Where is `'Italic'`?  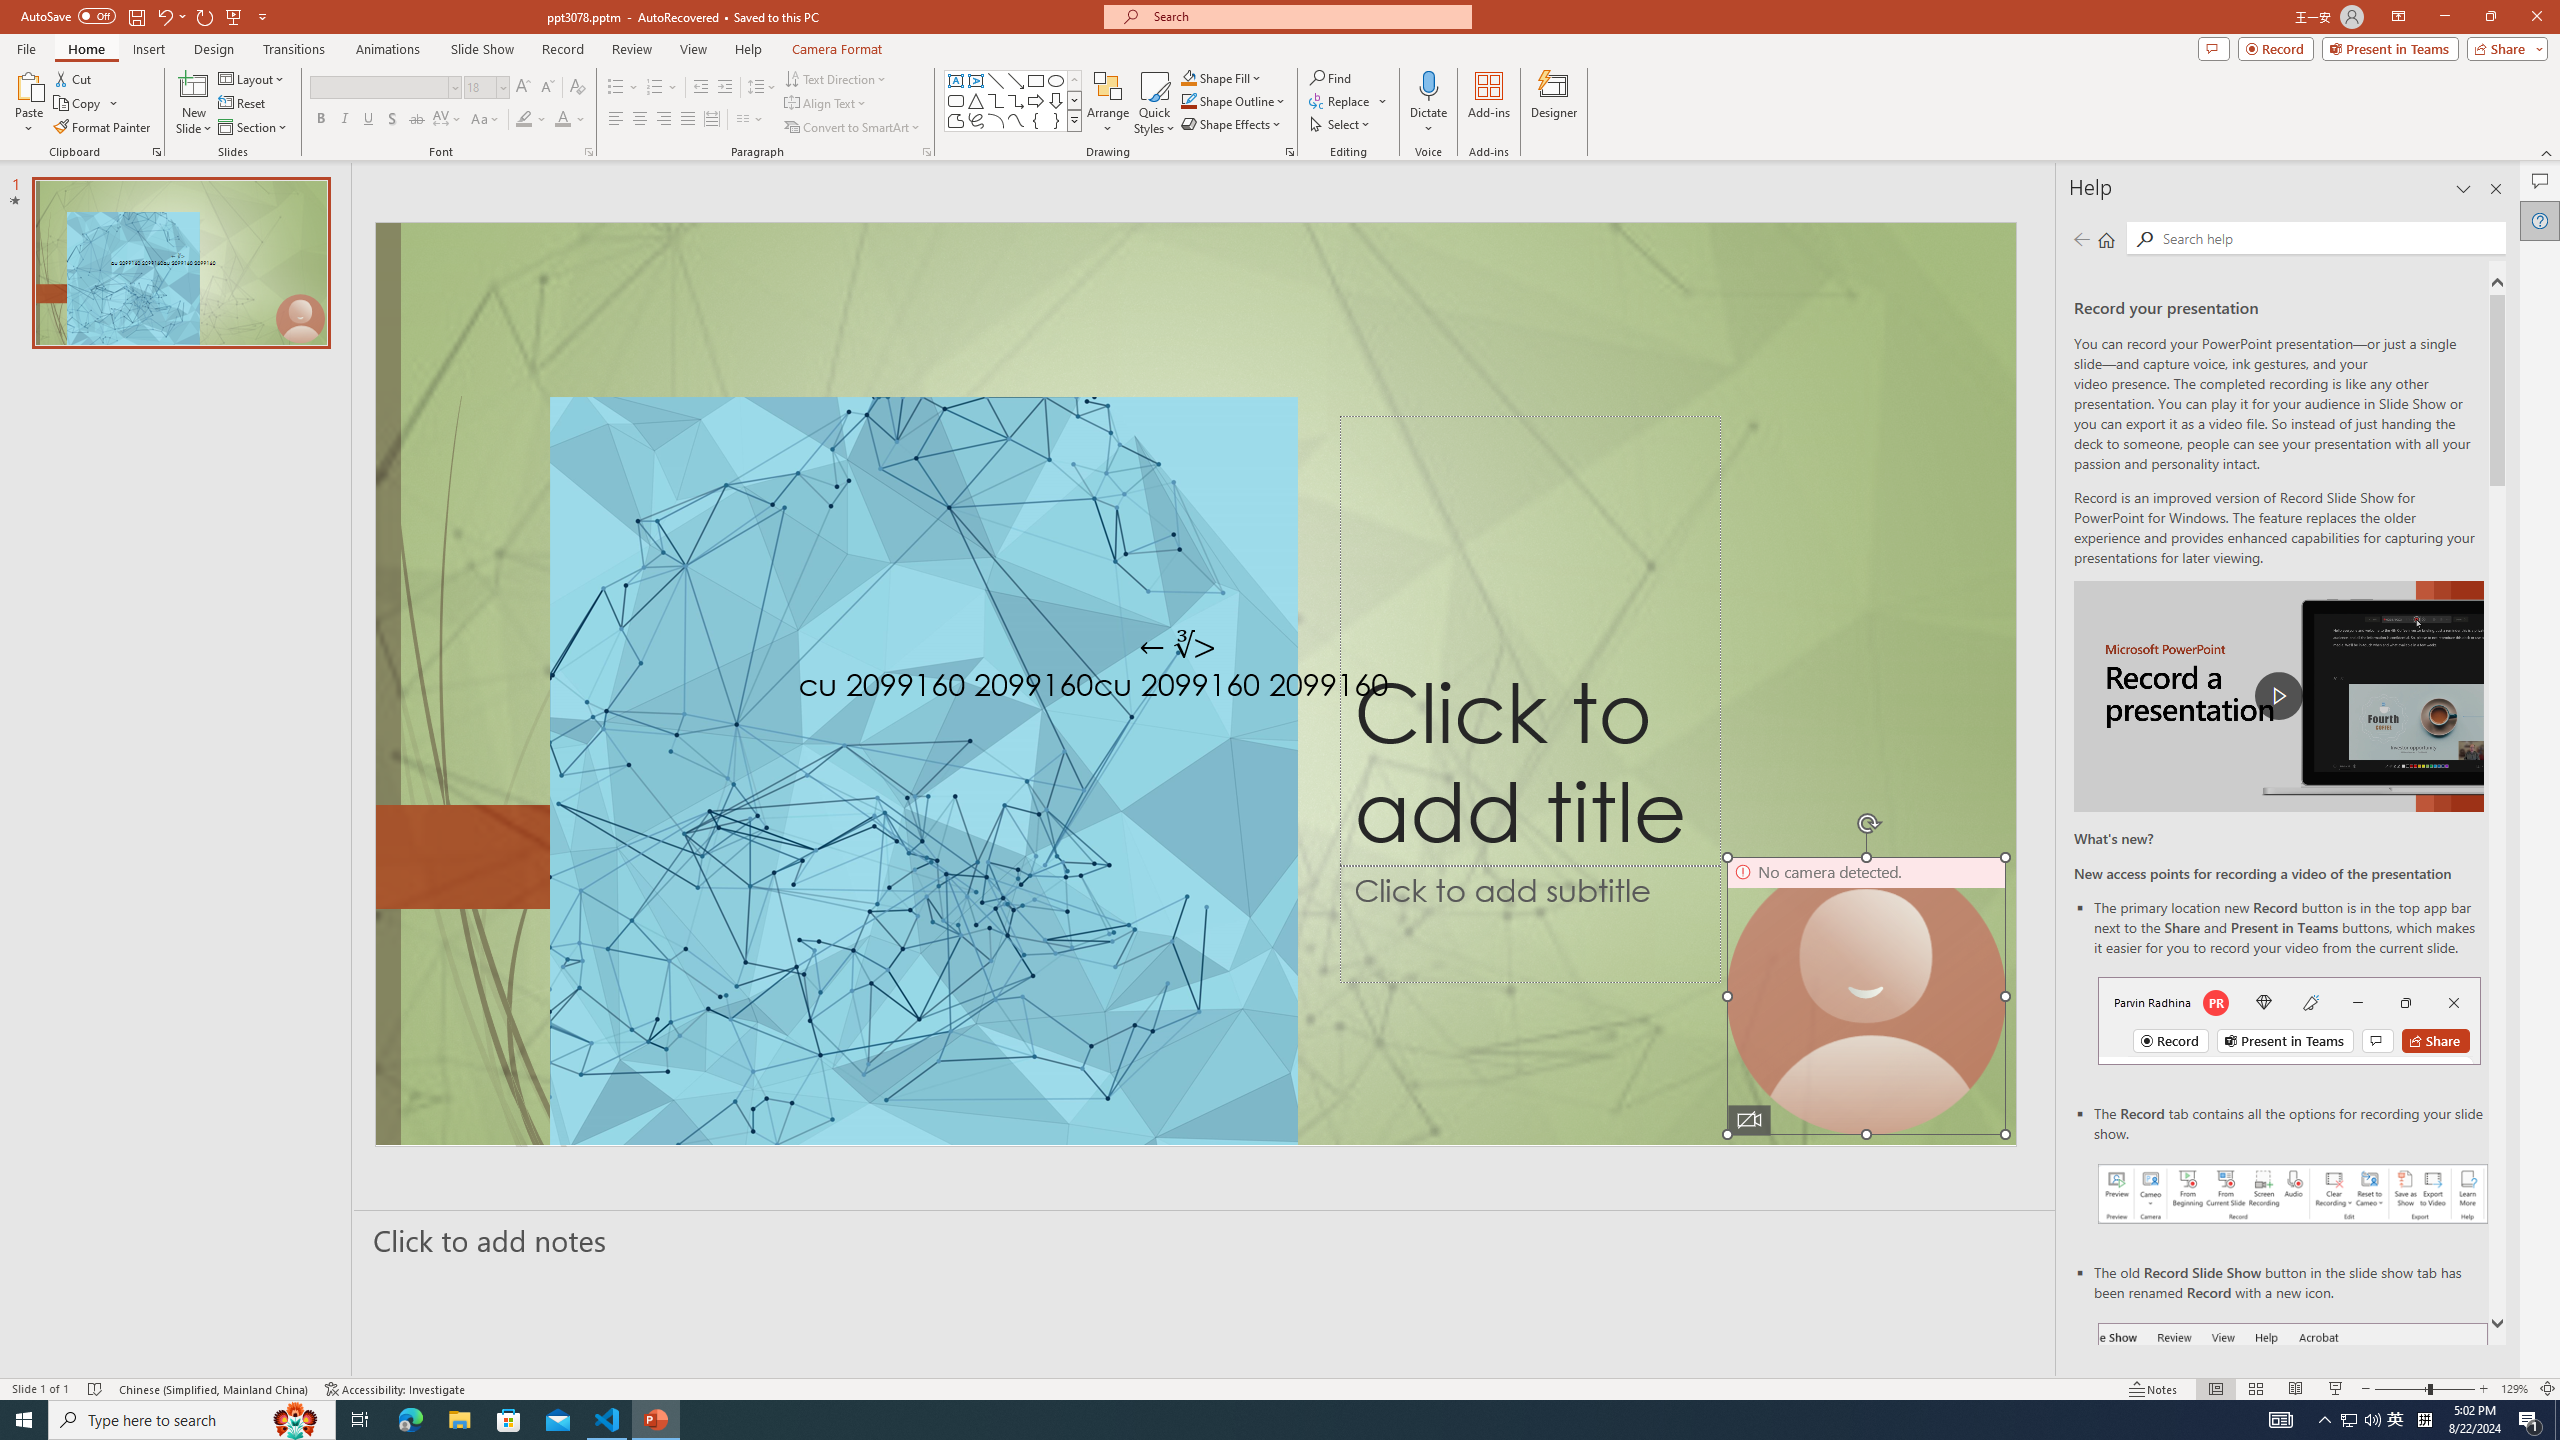
'Italic' is located at coordinates (343, 118).